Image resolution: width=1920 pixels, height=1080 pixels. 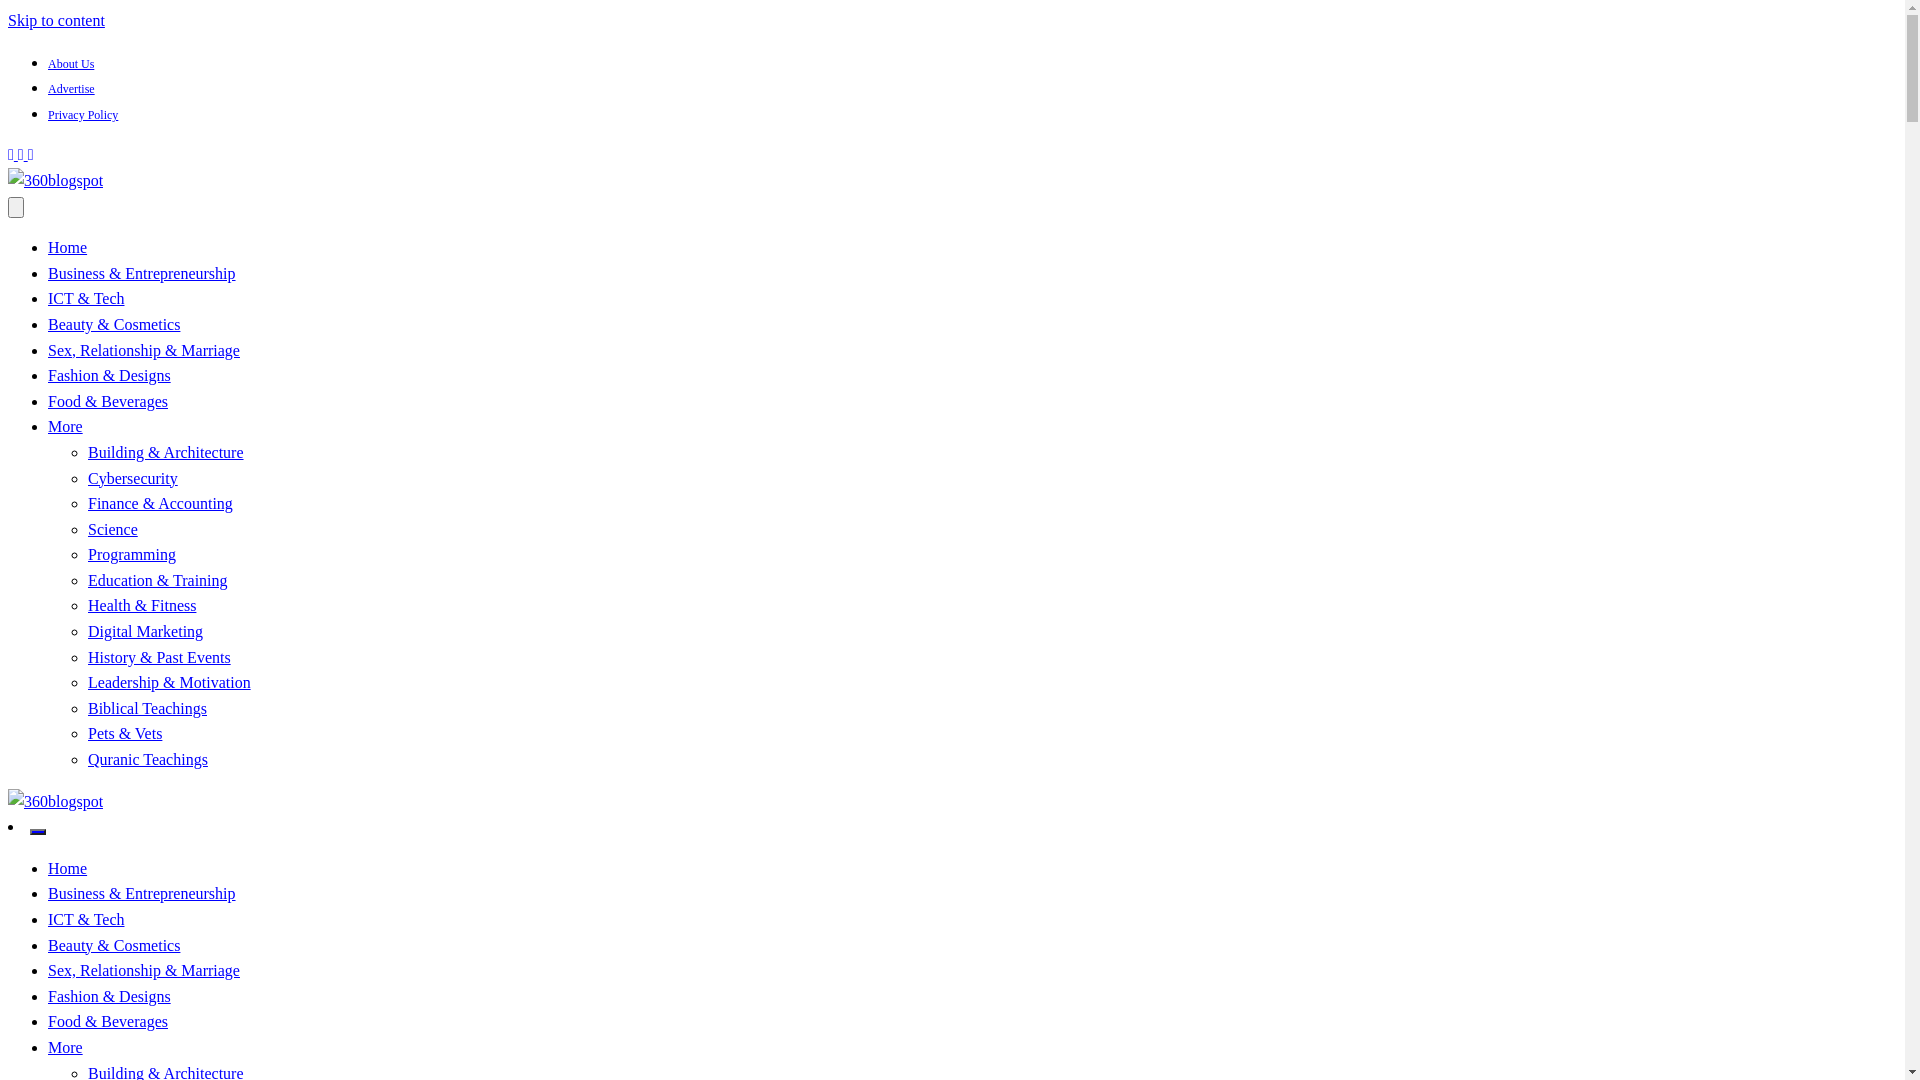 What do you see at coordinates (86, 759) in the screenshot?
I see `'Quranic Teachings'` at bounding box center [86, 759].